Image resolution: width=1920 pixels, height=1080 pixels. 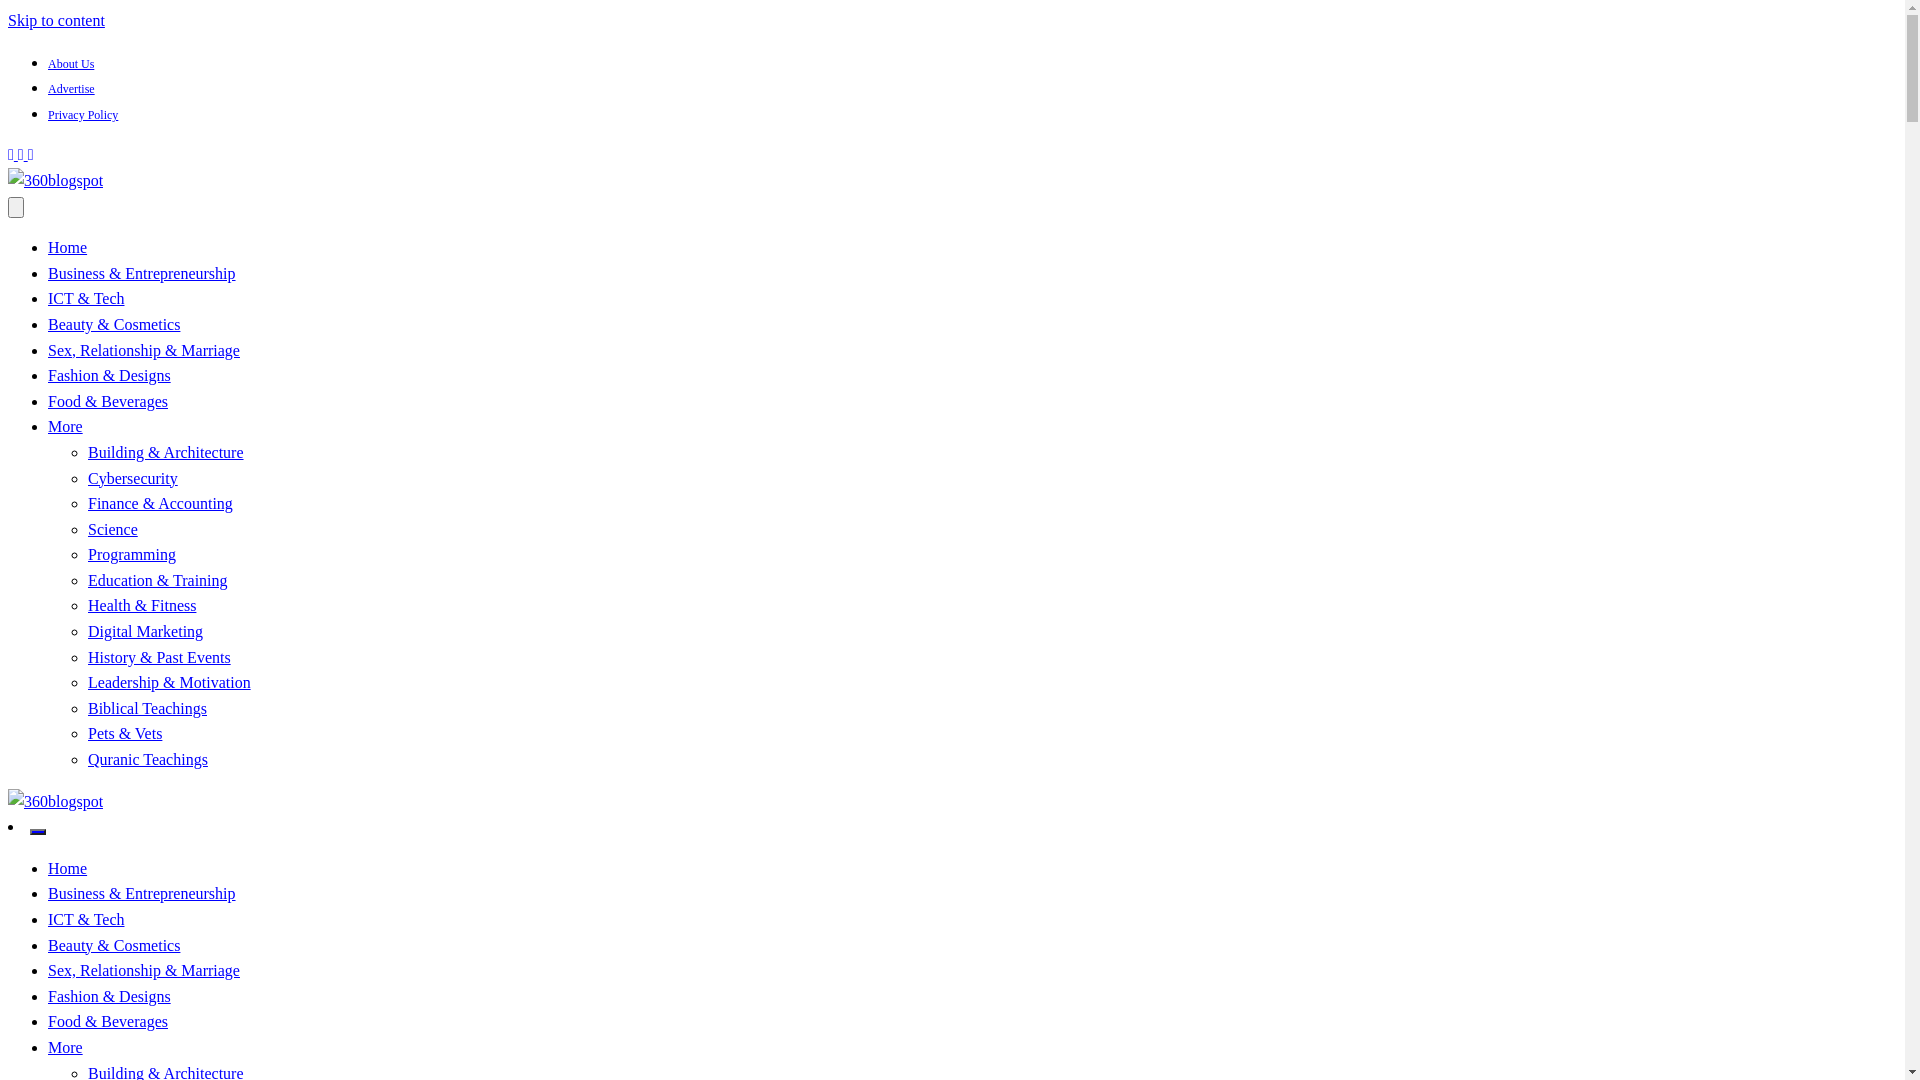 What do you see at coordinates (86, 759) in the screenshot?
I see `'Quranic Teachings'` at bounding box center [86, 759].